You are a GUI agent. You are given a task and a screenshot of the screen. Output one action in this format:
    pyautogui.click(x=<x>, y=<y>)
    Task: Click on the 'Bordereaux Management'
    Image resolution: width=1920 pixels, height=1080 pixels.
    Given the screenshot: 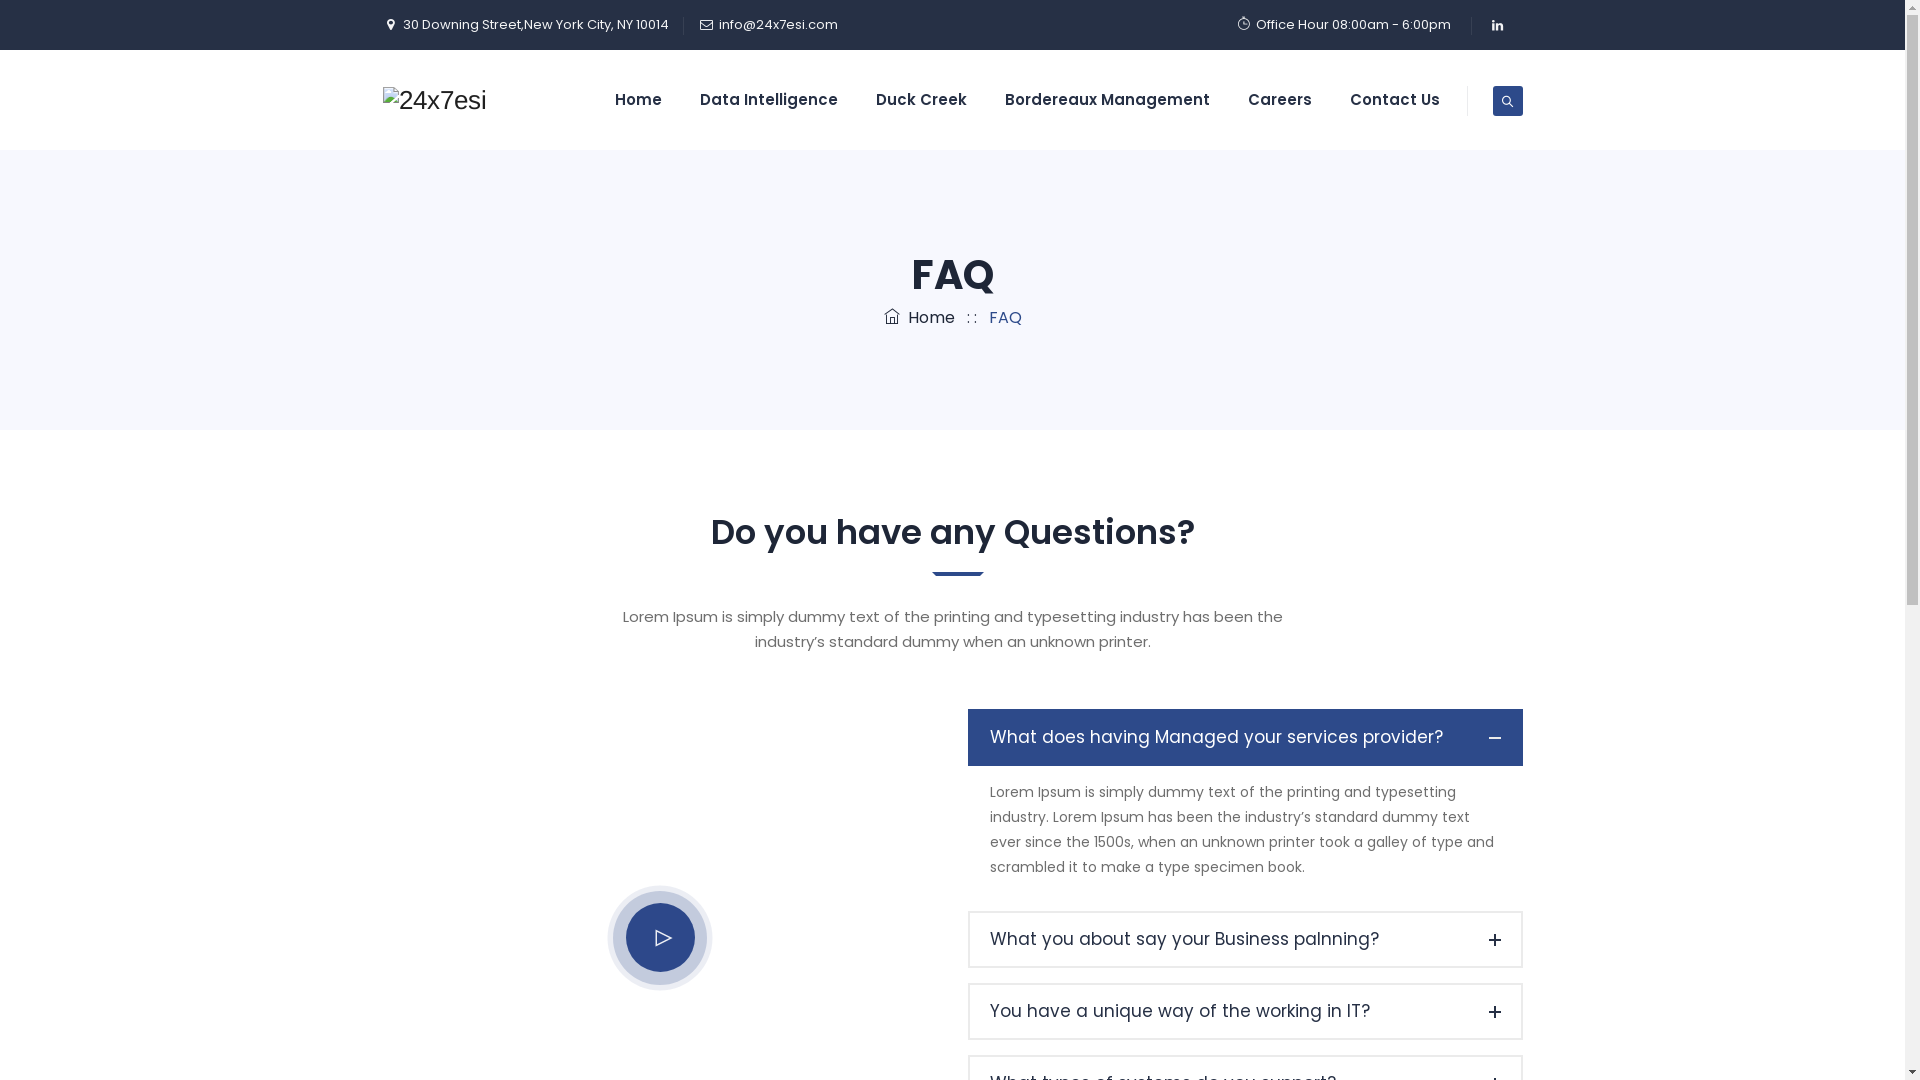 What is the action you would take?
    pyautogui.click(x=988, y=100)
    